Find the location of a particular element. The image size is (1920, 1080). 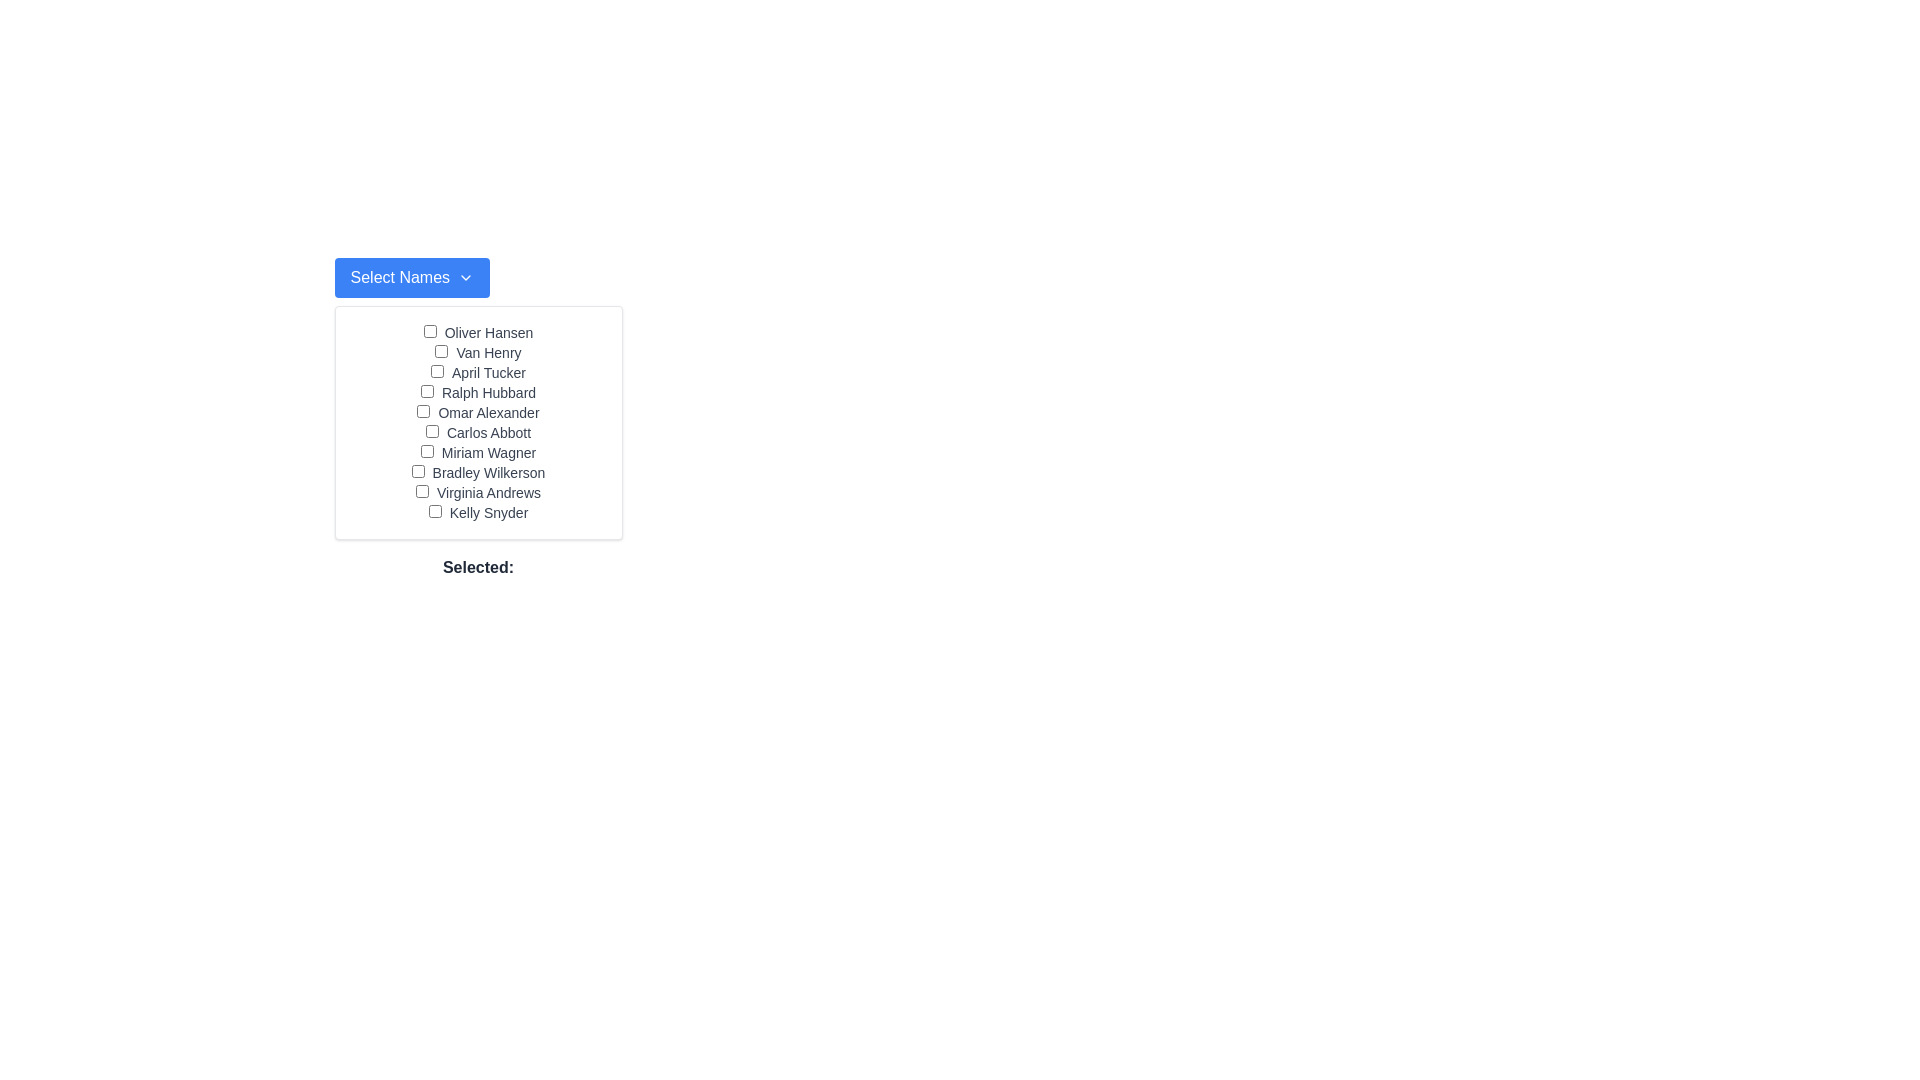

the checkbox for 'Miriam Wagner' is located at coordinates (426, 451).